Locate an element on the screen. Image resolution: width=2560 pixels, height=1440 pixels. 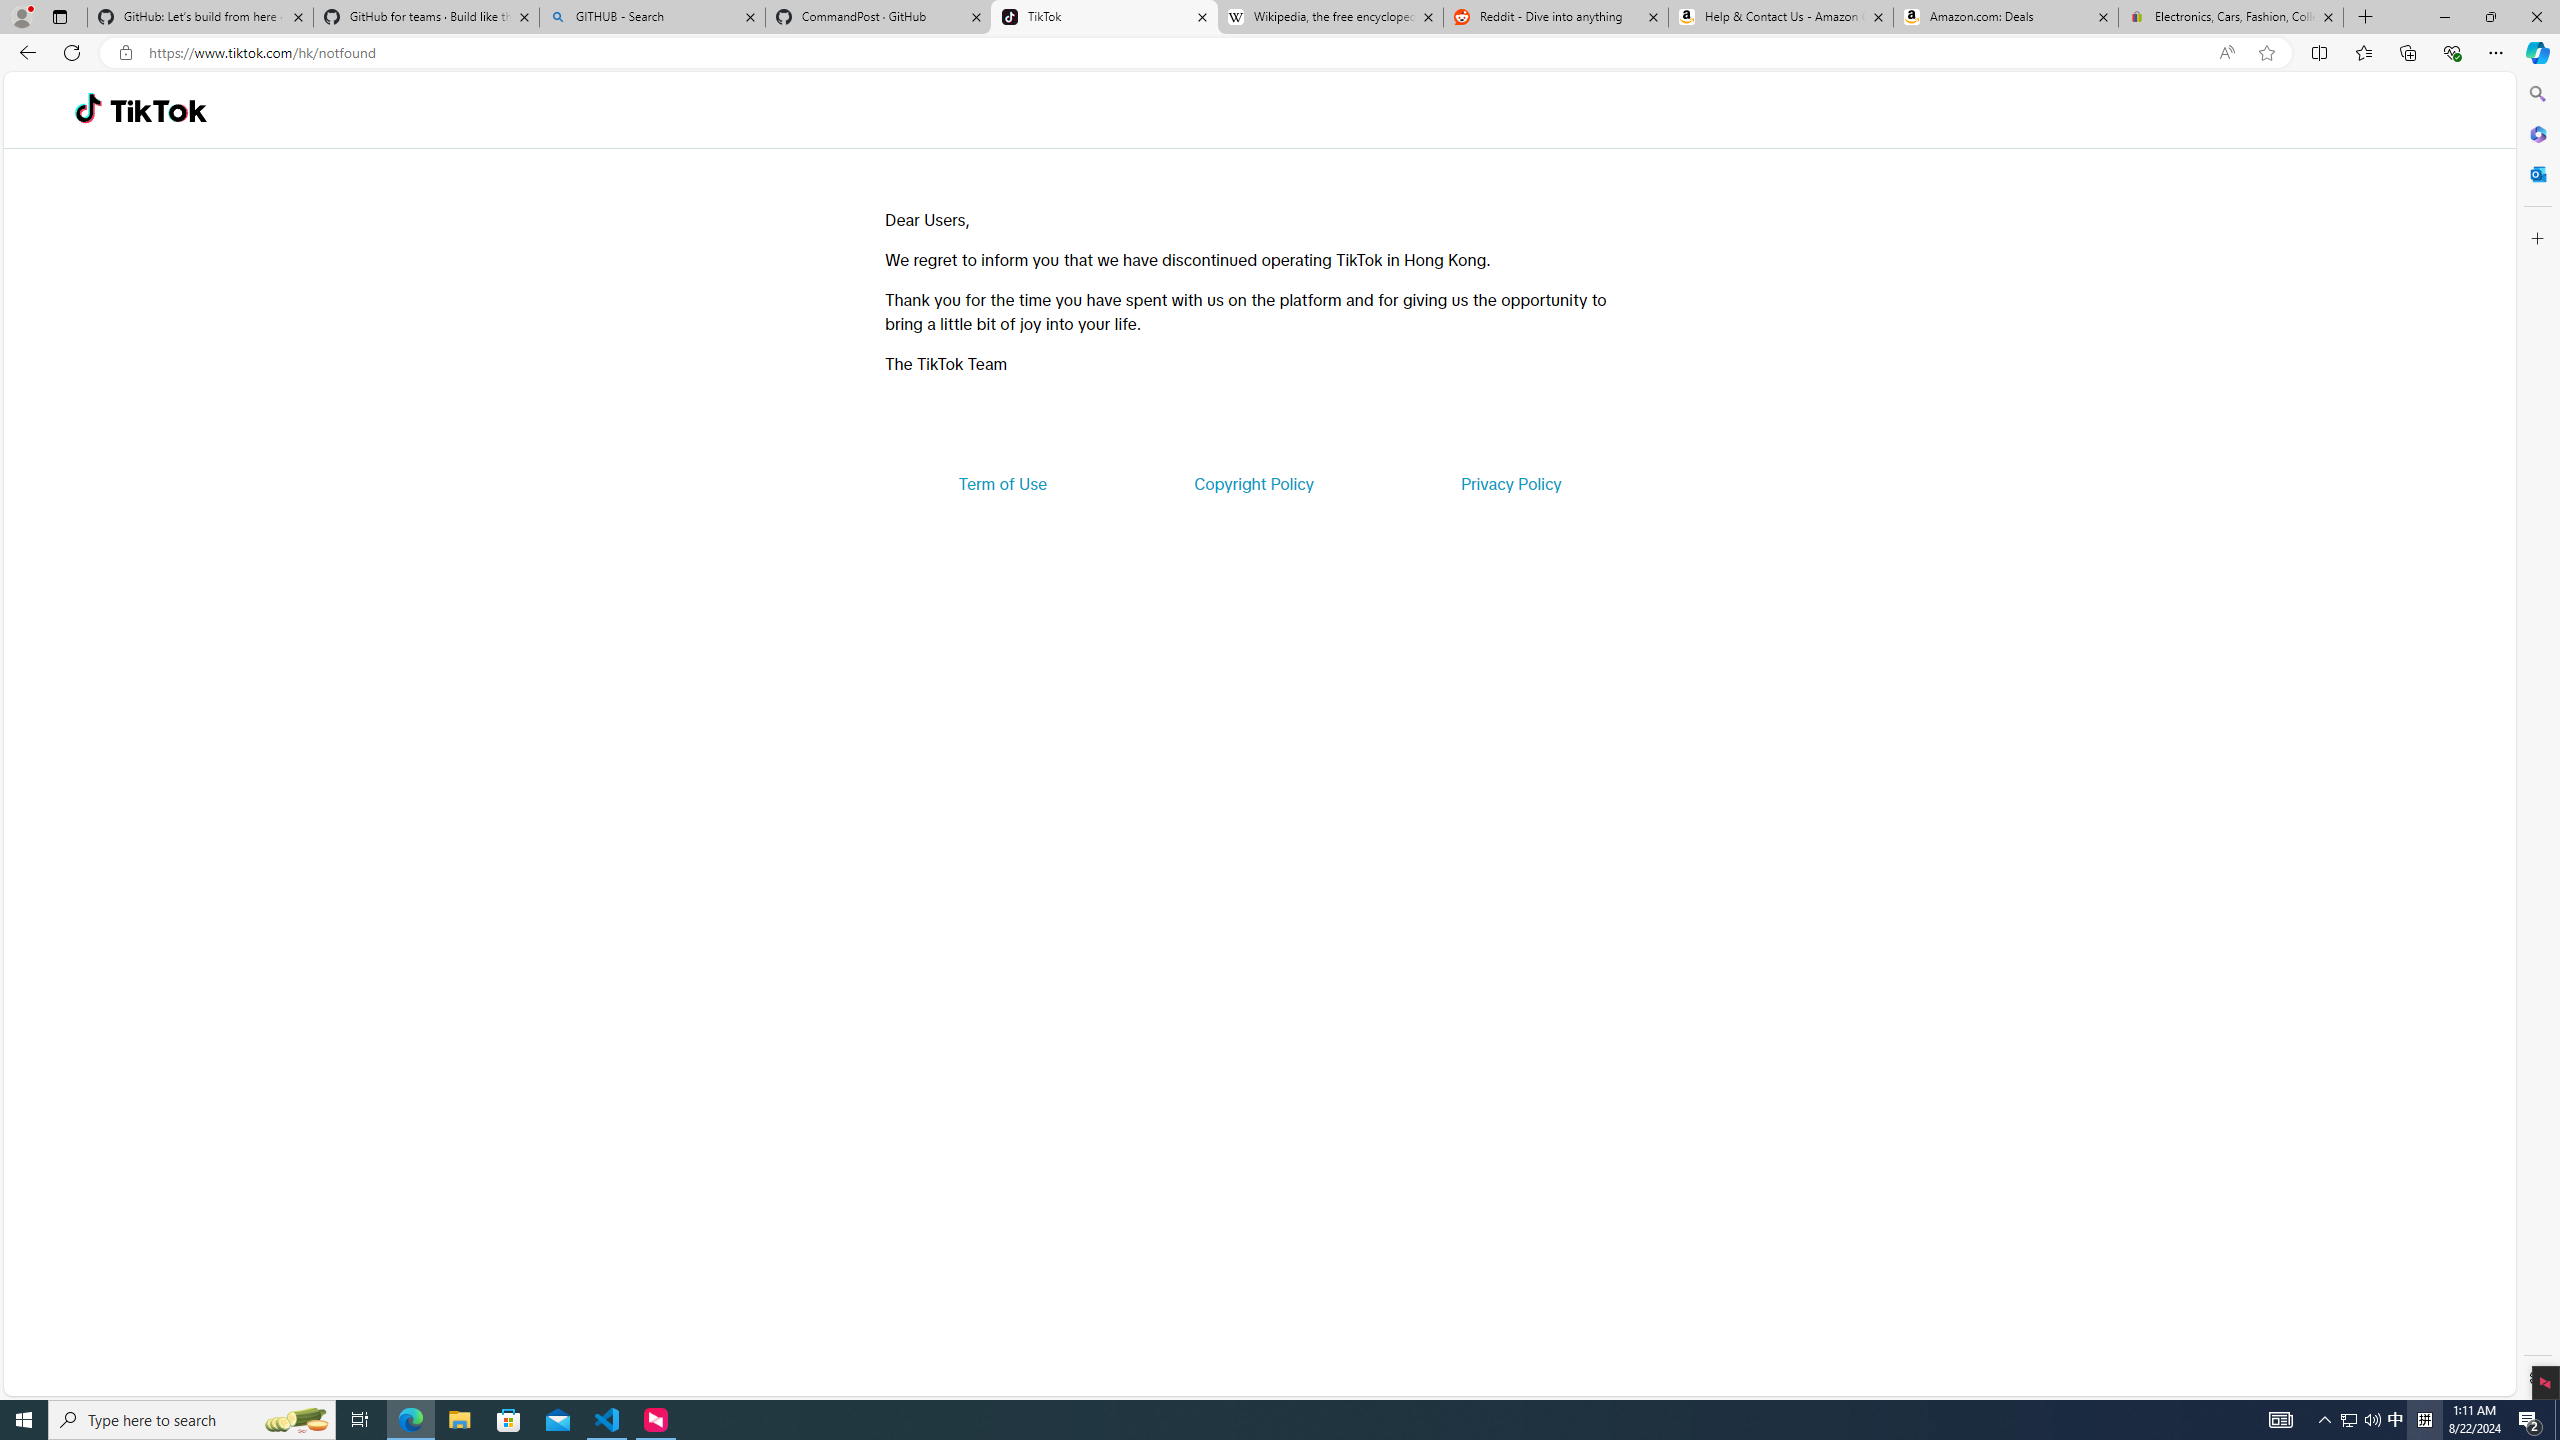
'Wikipedia, the free encyclopedia' is located at coordinates (1328, 16).